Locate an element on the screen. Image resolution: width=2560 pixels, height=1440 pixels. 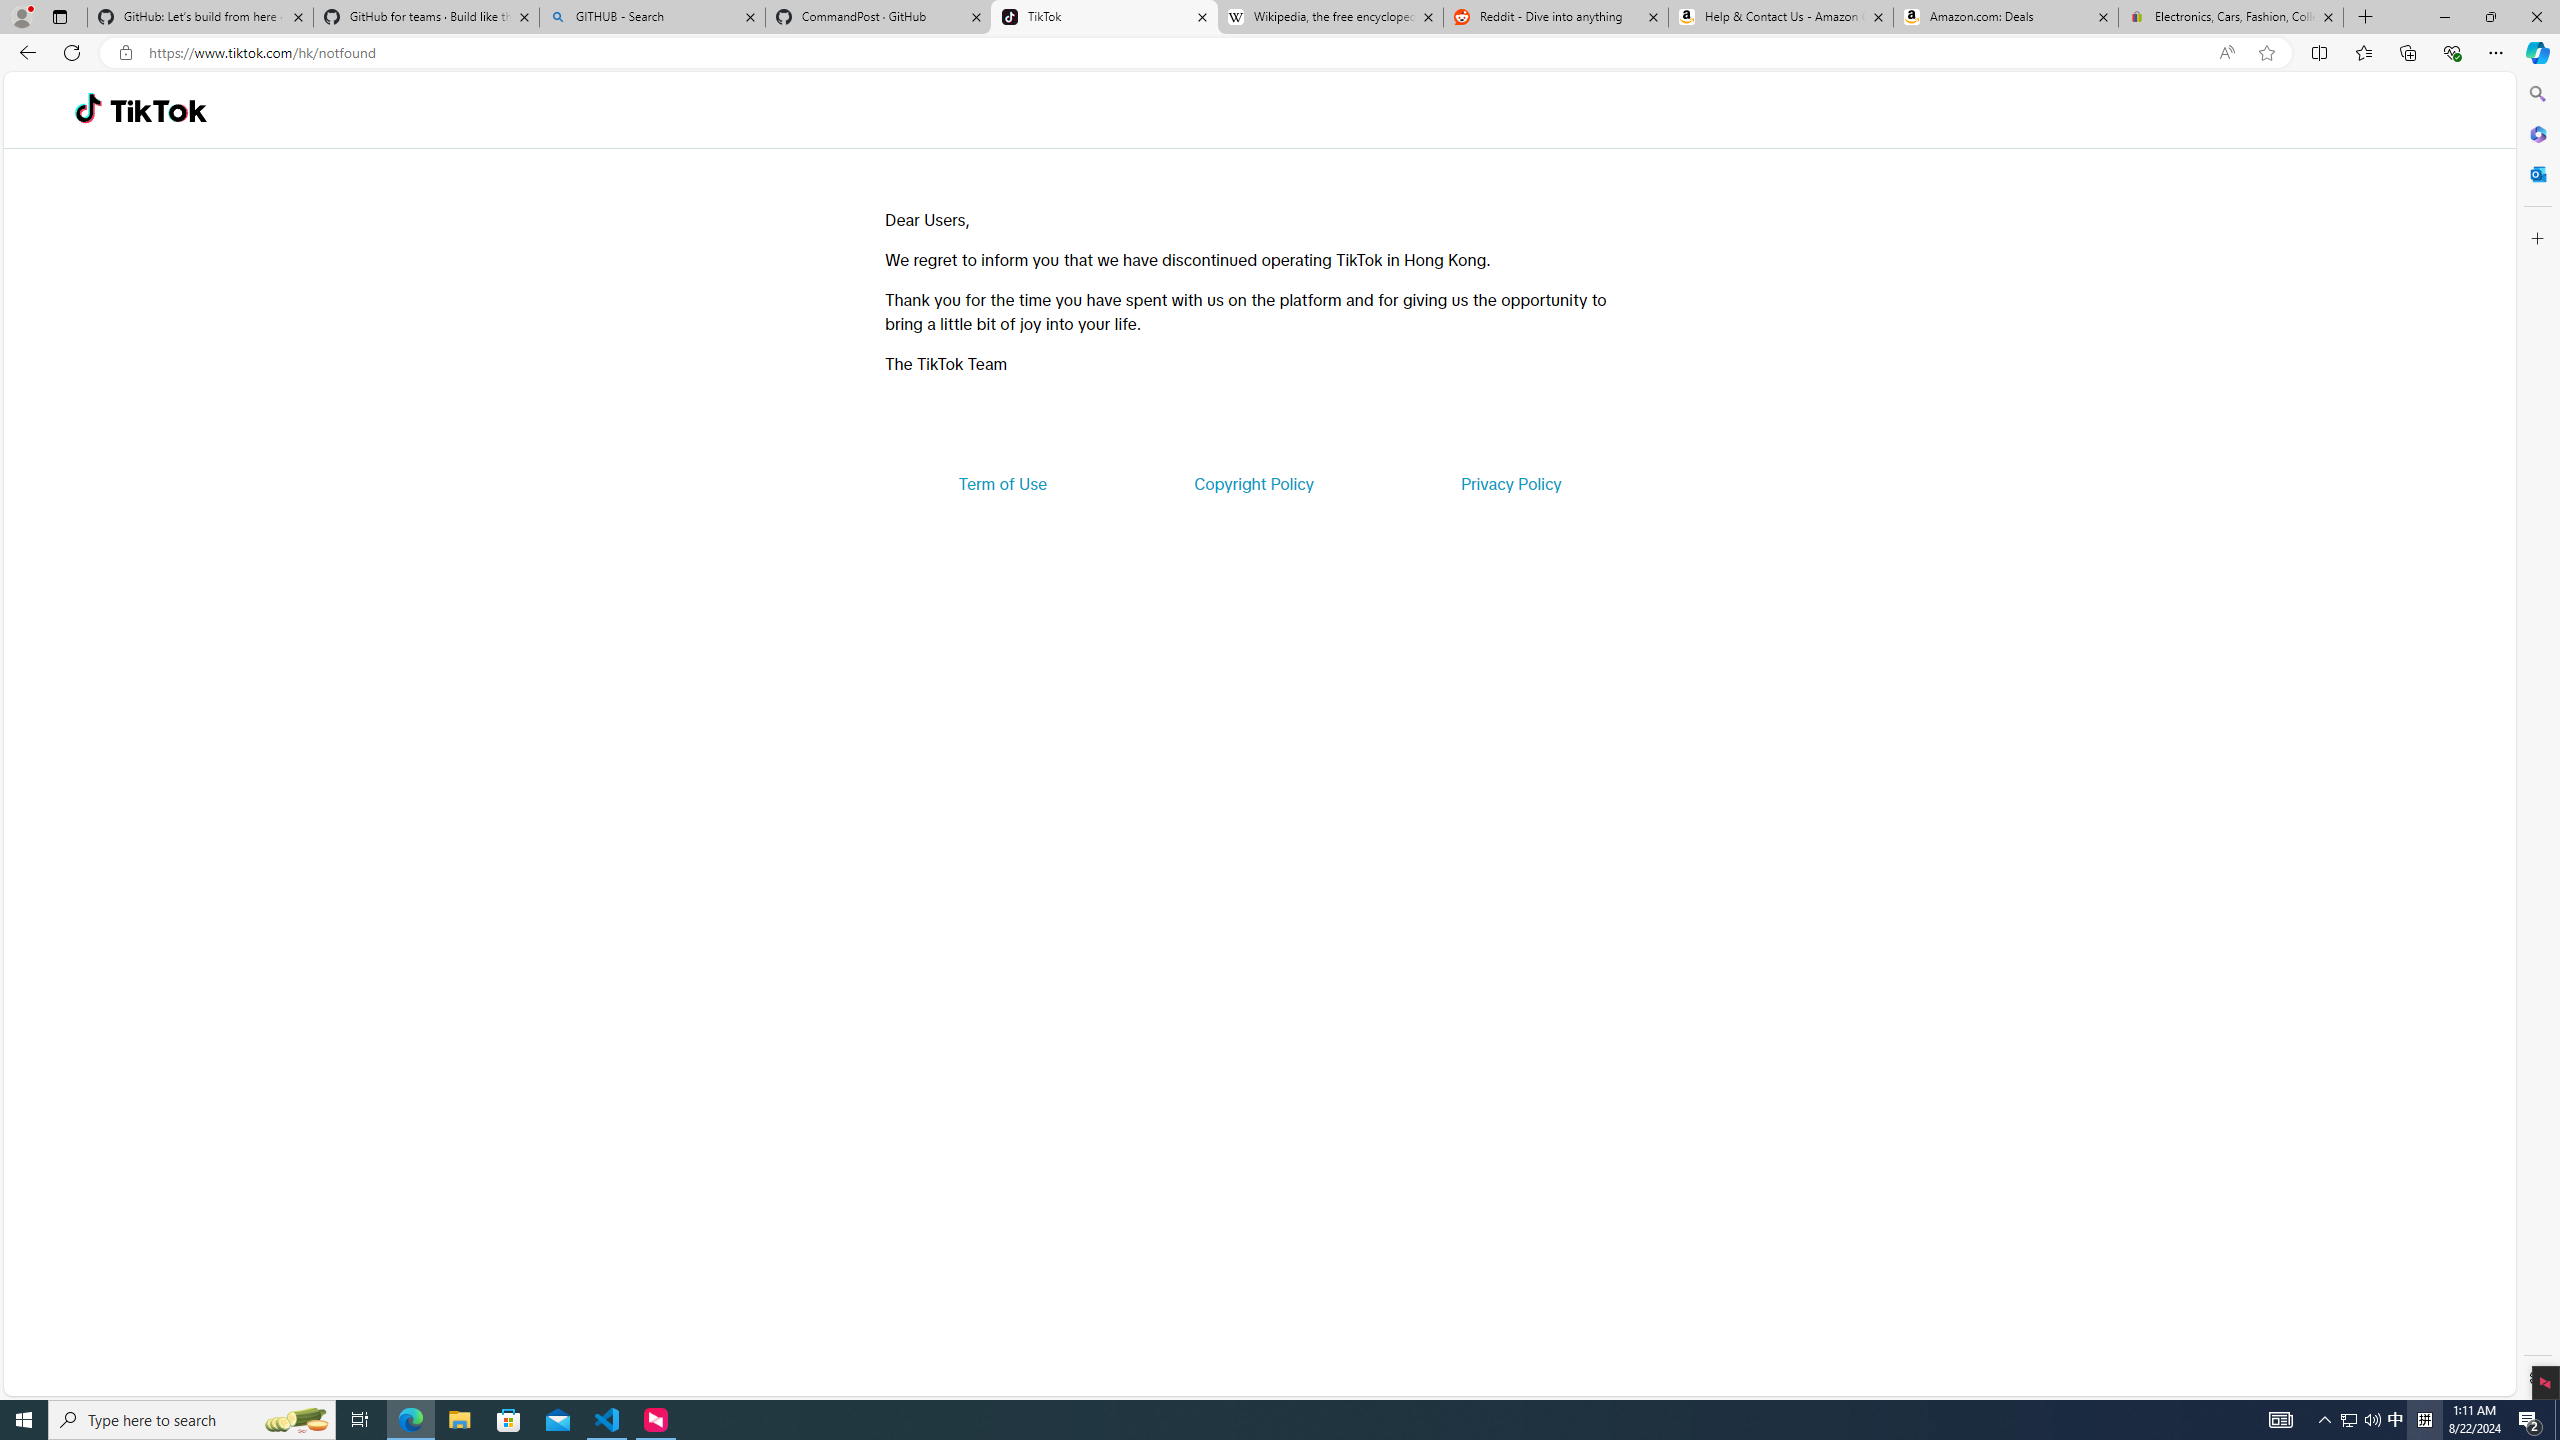
'Wikipedia, the free encyclopedia' is located at coordinates (1328, 16).